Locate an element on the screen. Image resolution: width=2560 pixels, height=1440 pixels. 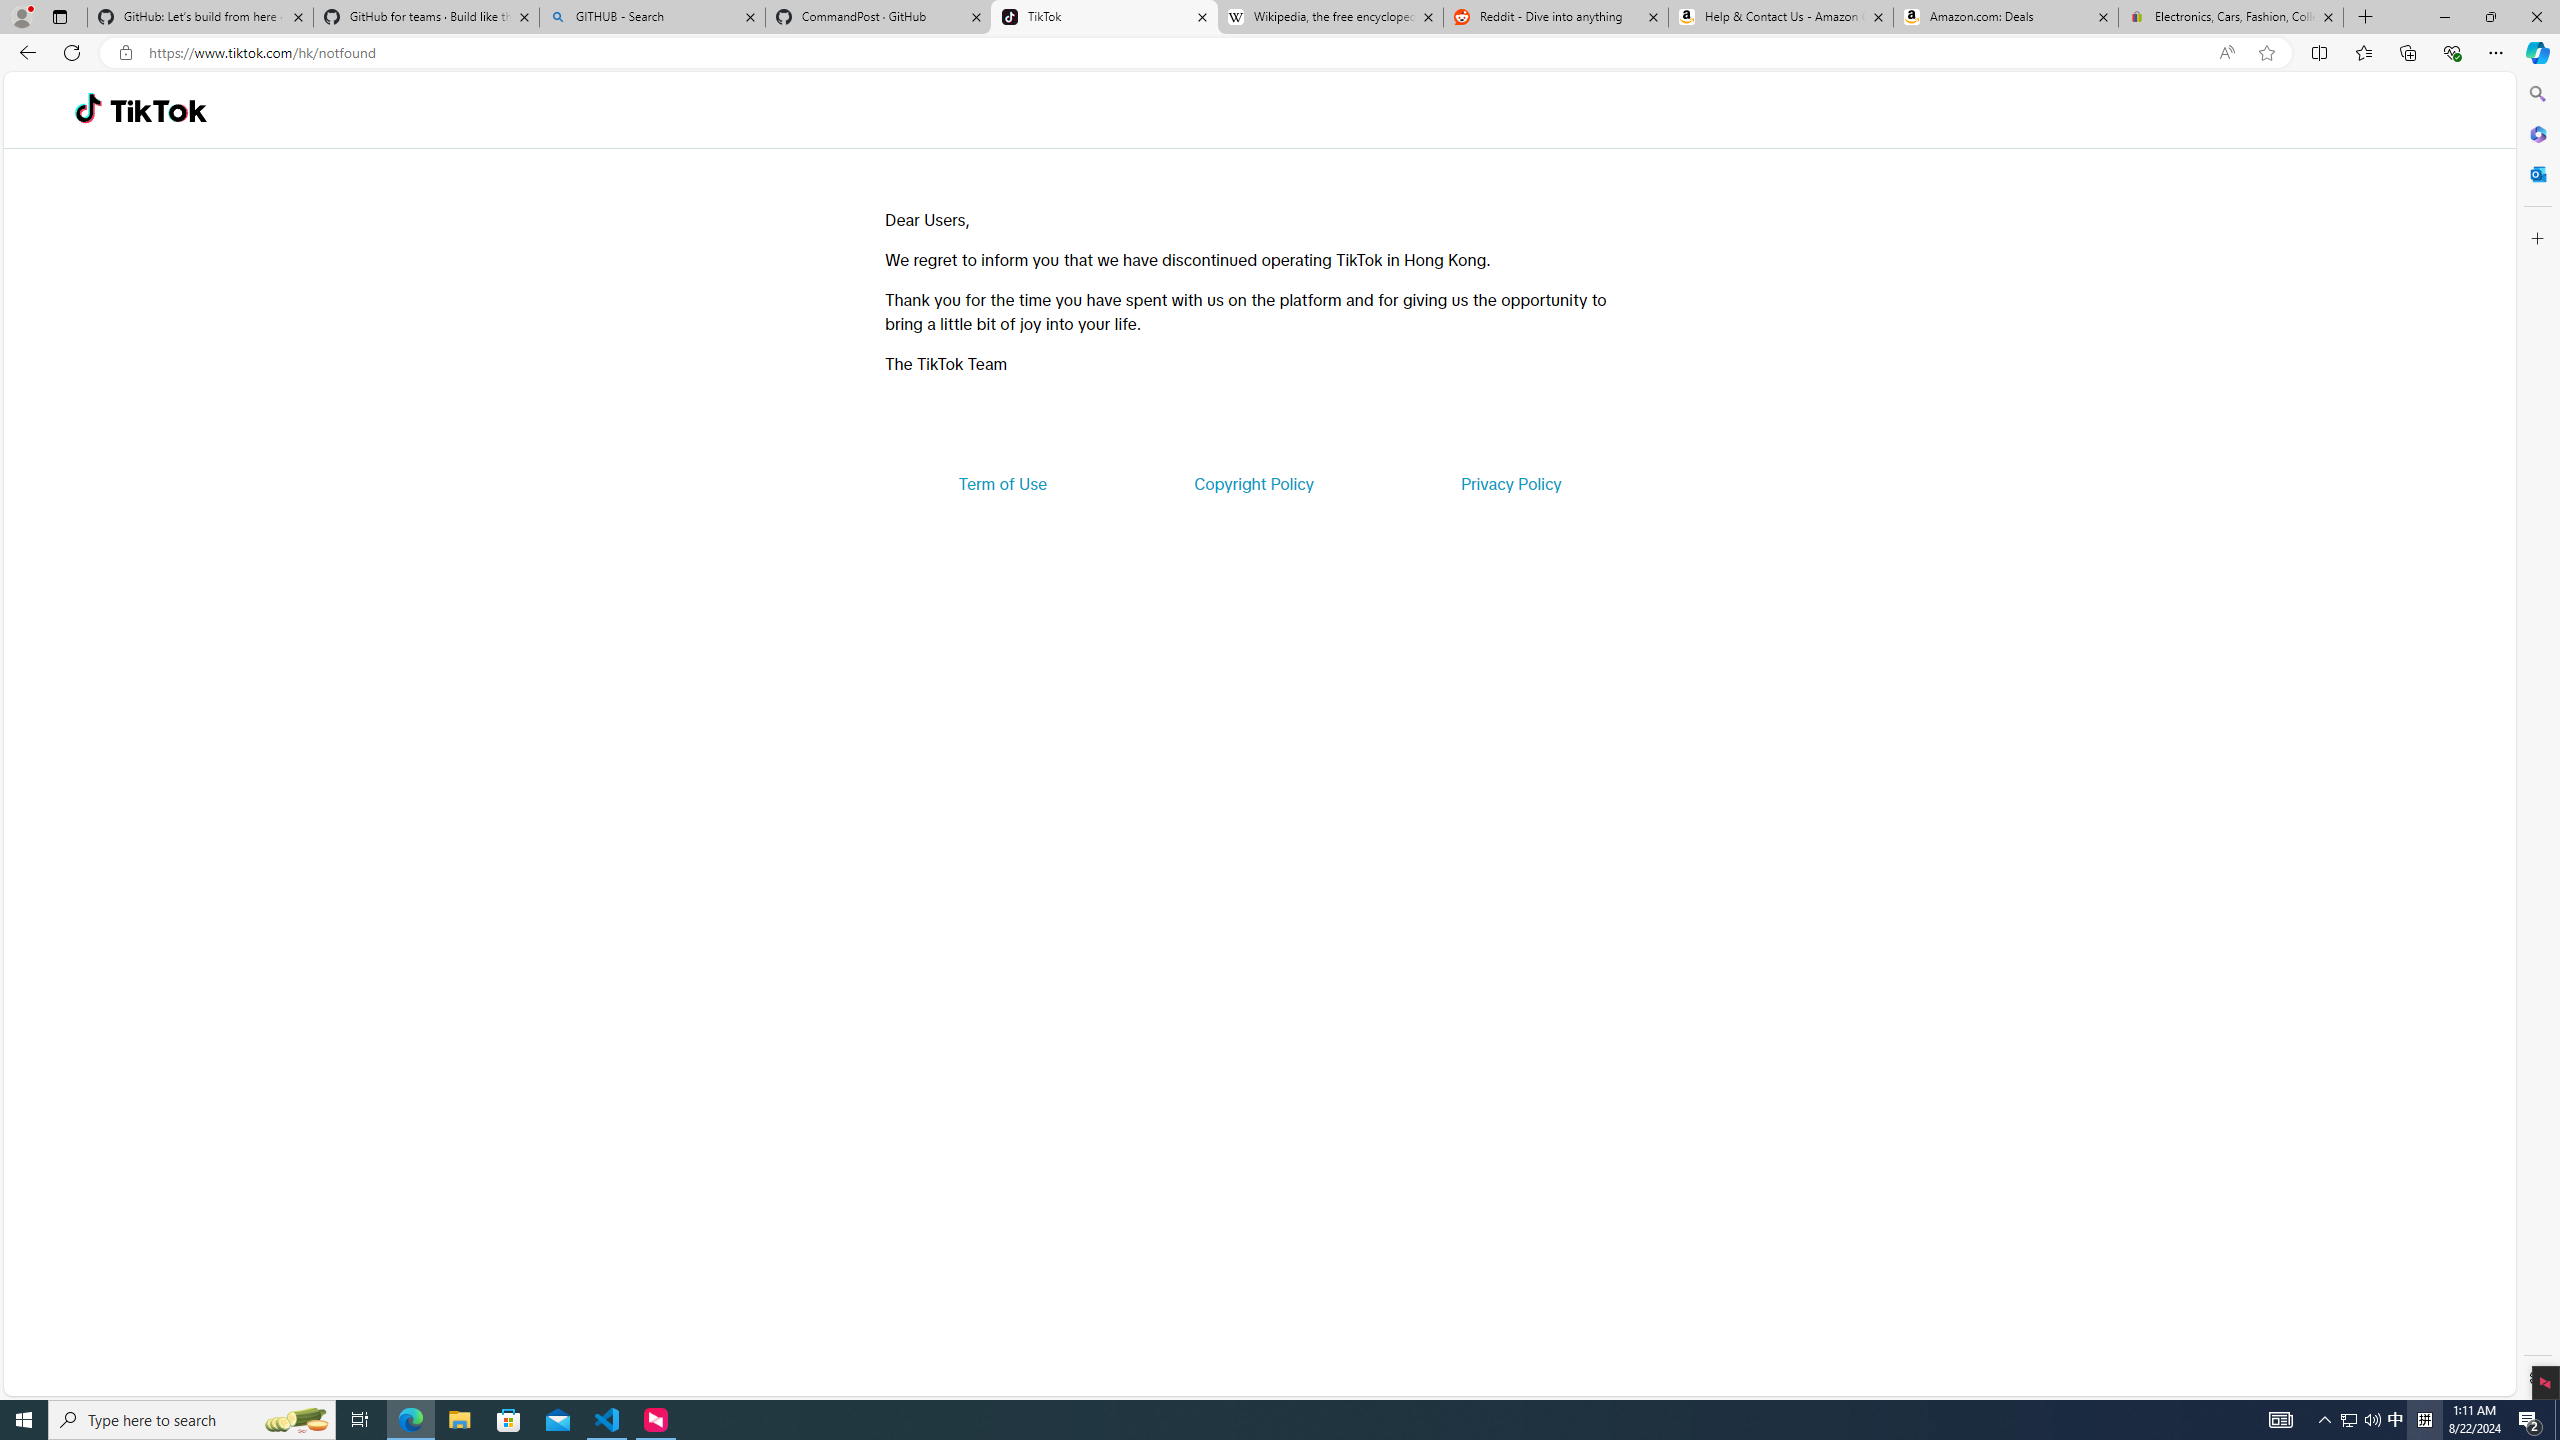
'Wikipedia, the free encyclopedia' is located at coordinates (1328, 16).